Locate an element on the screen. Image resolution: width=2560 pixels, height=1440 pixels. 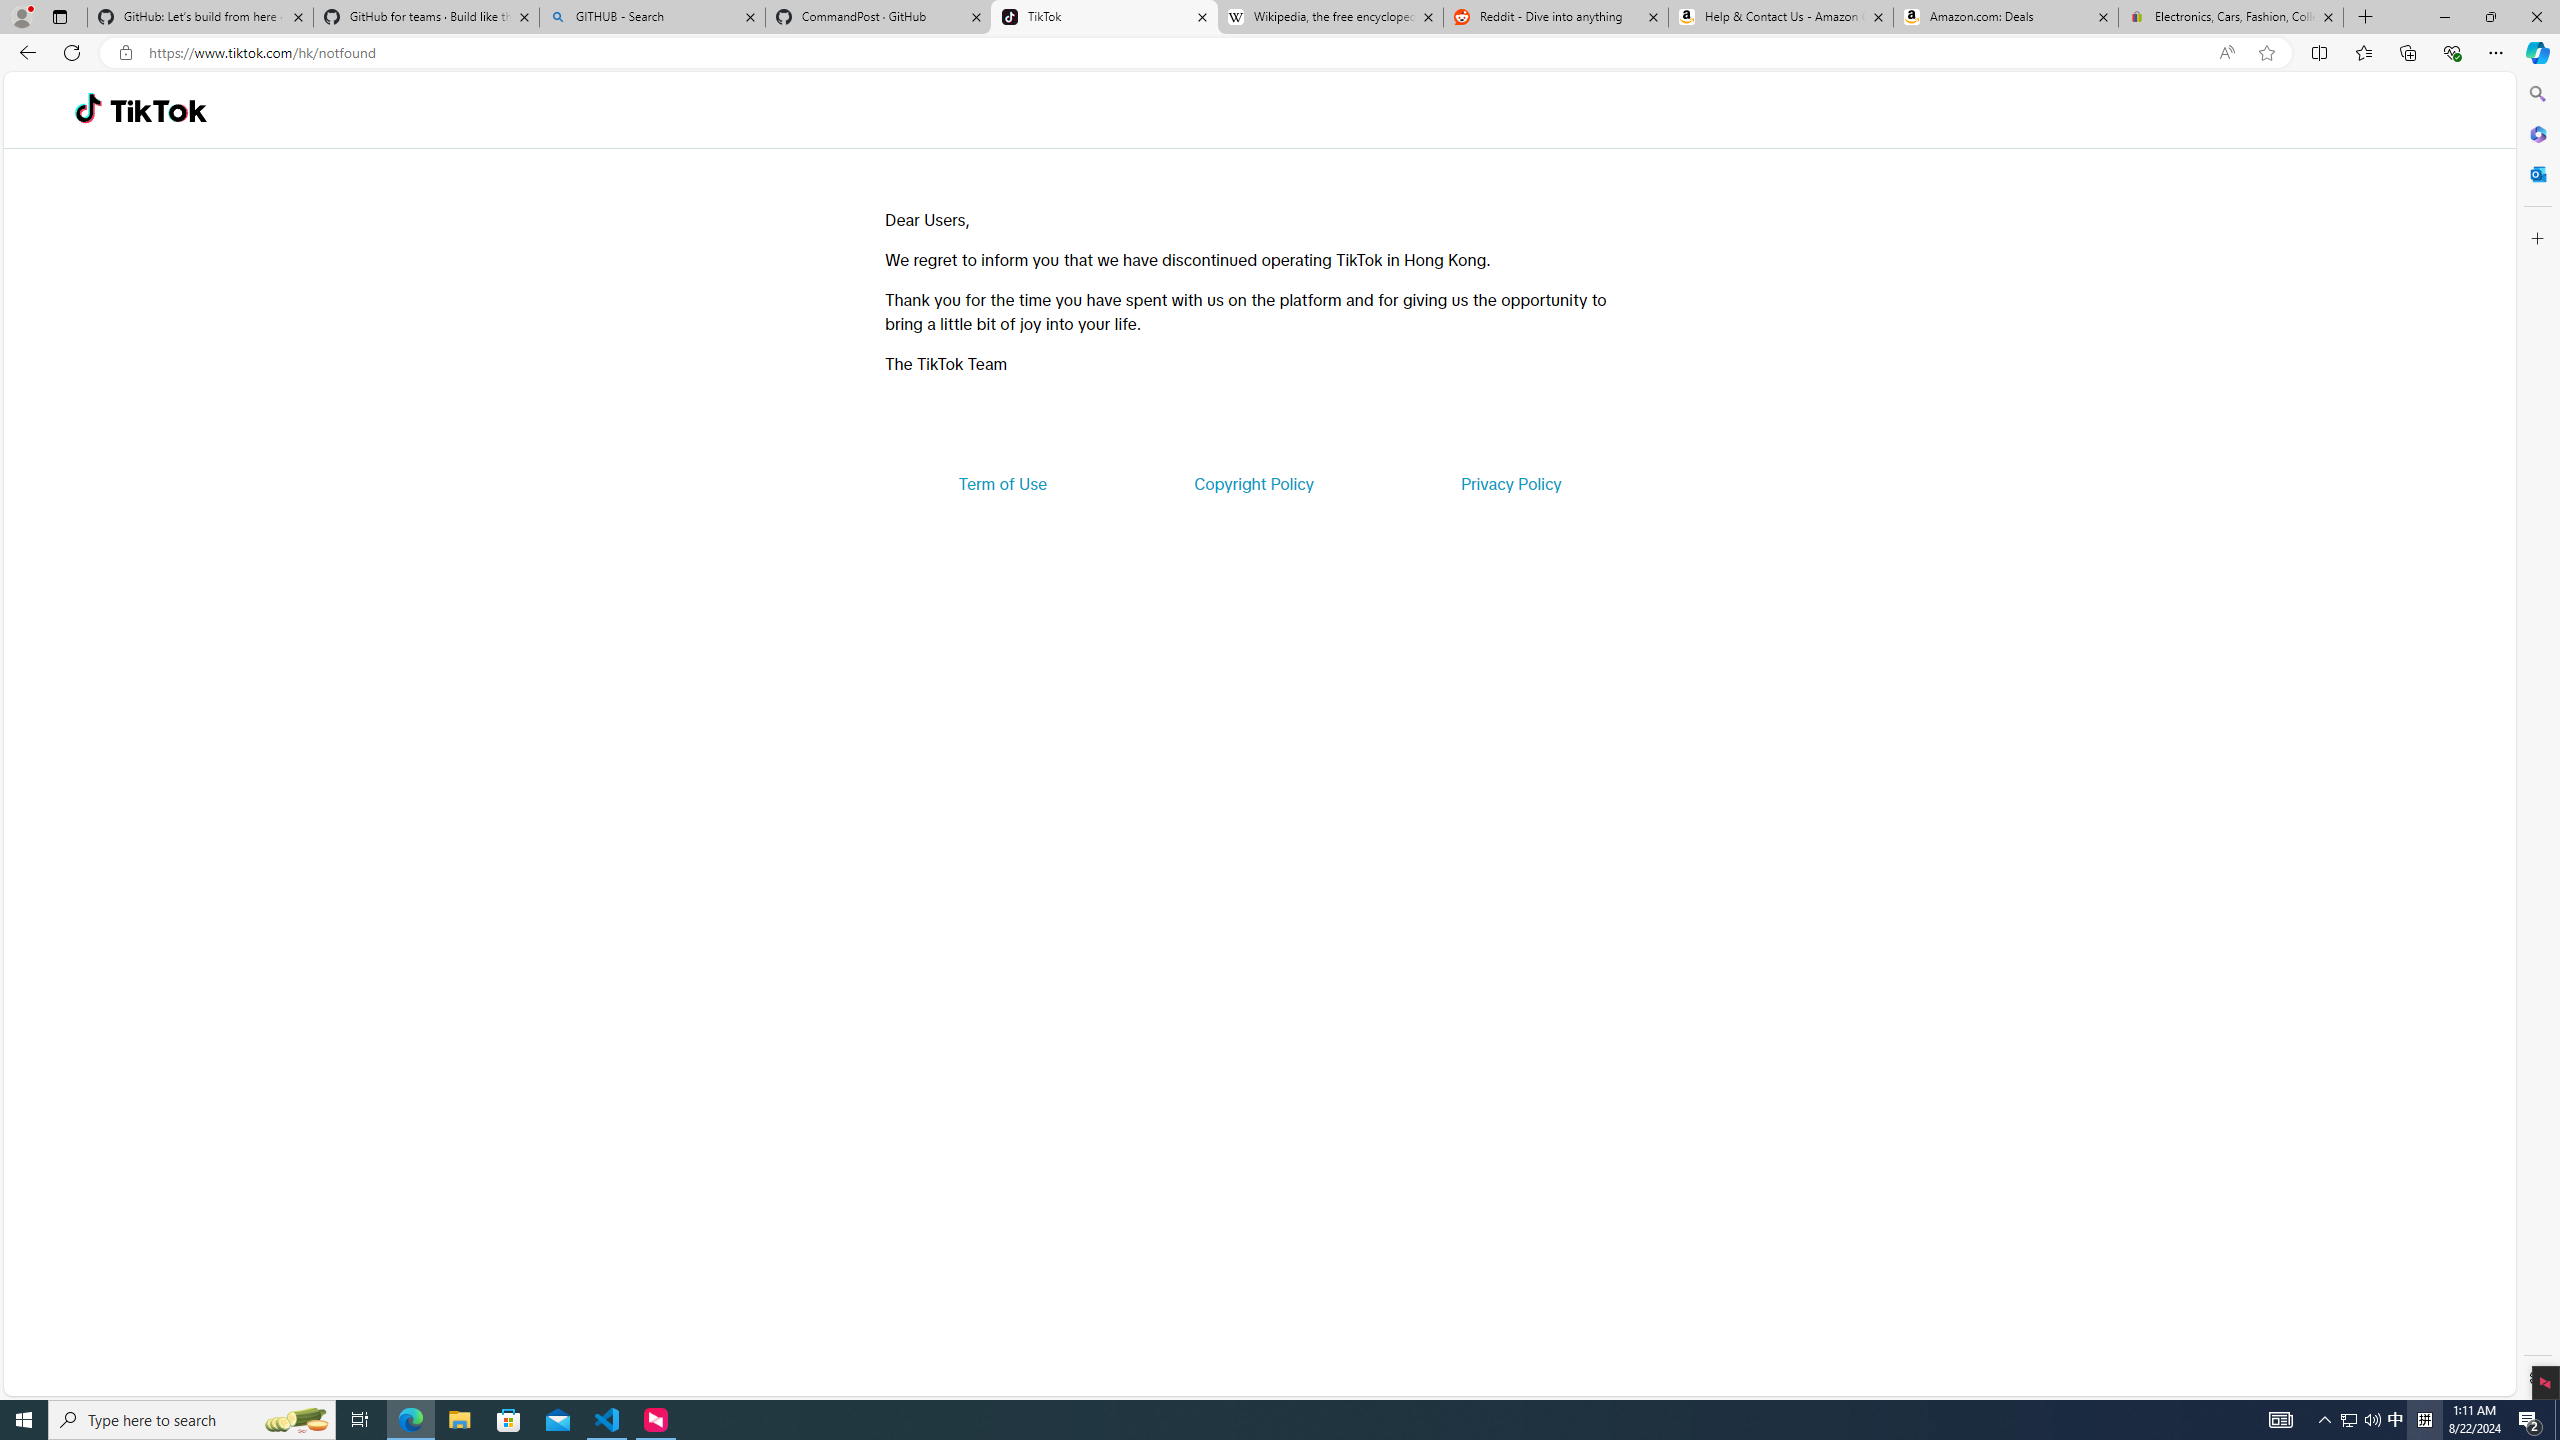
'Wikipedia, the free encyclopedia' is located at coordinates (1328, 16).